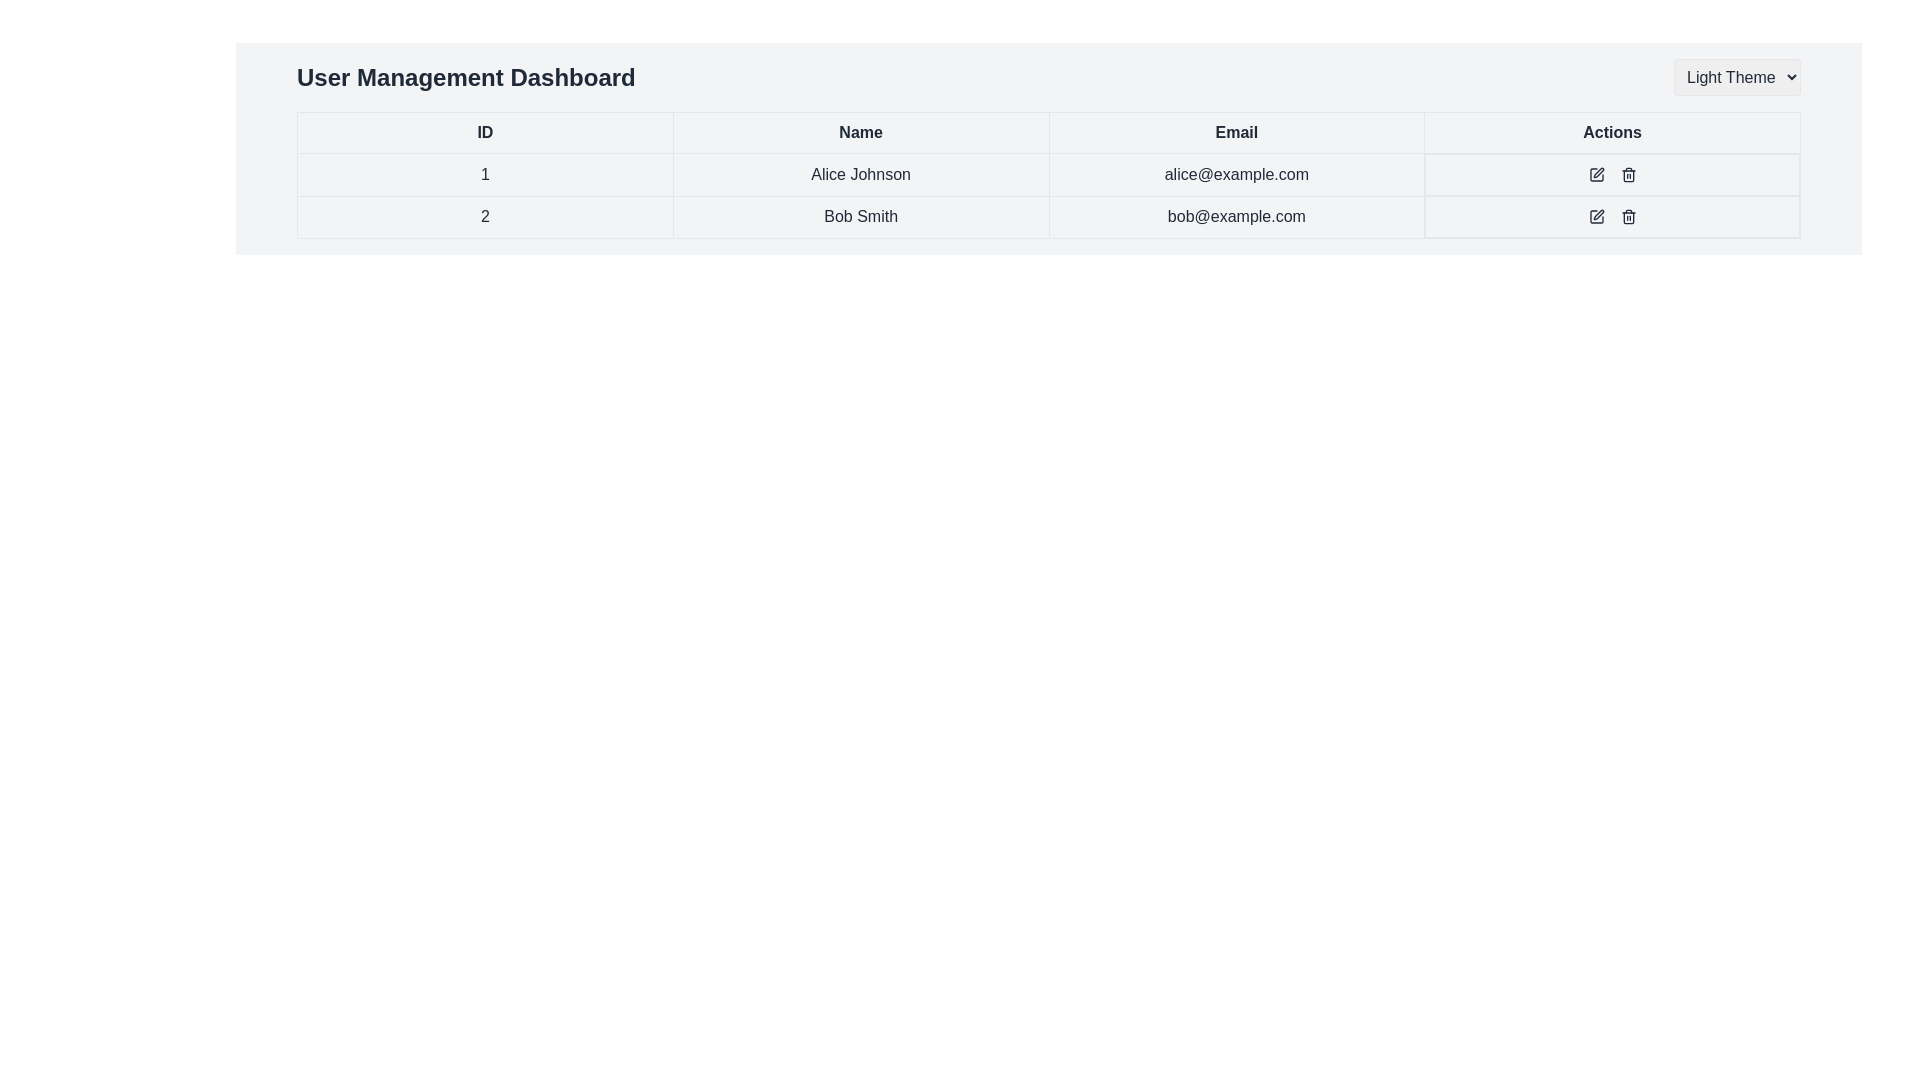 This screenshot has height=1080, width=1920. What do you see at coordinates (485, 173) in the screenshot?
I see `the table cell containing the centered text '1'` at bounding box center [485, 173].